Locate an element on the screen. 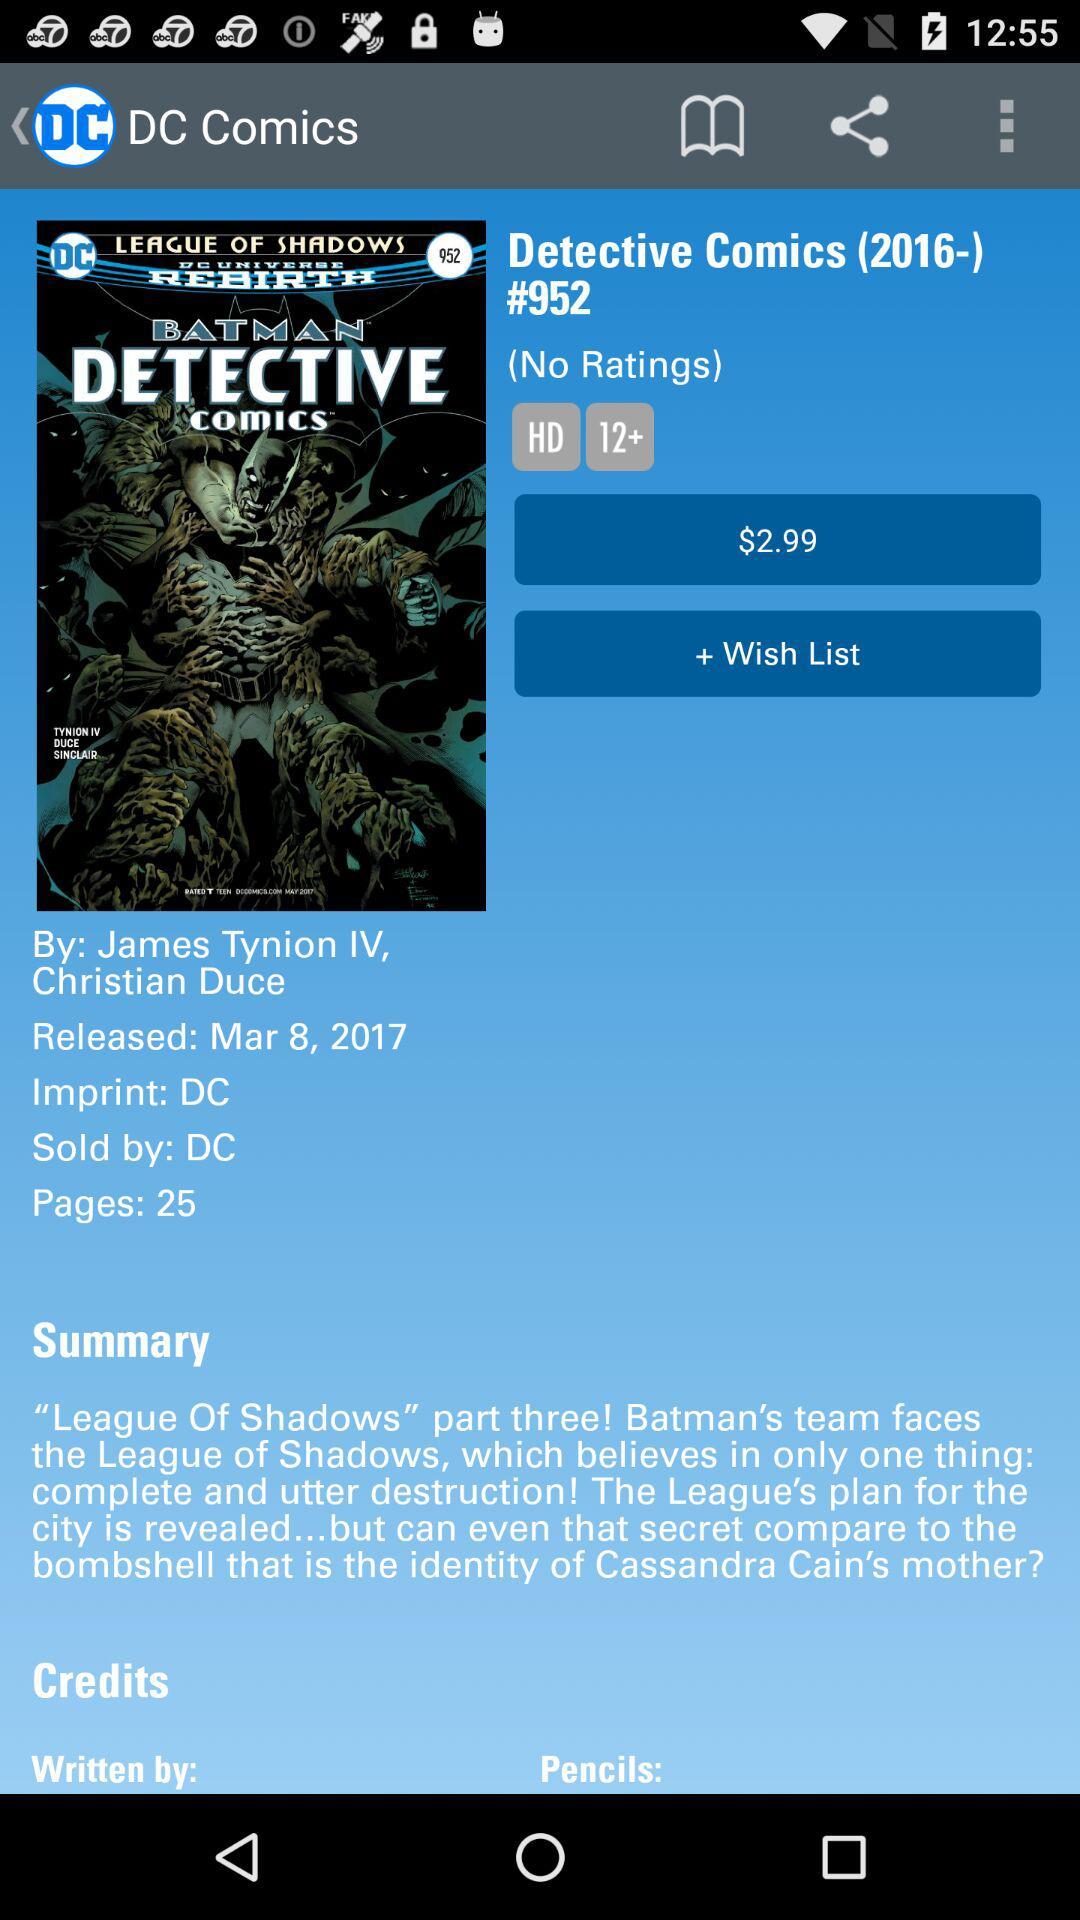 This screenshot has height=1920, width=1080. + wish list on the right is located at coordinates (776, 653).